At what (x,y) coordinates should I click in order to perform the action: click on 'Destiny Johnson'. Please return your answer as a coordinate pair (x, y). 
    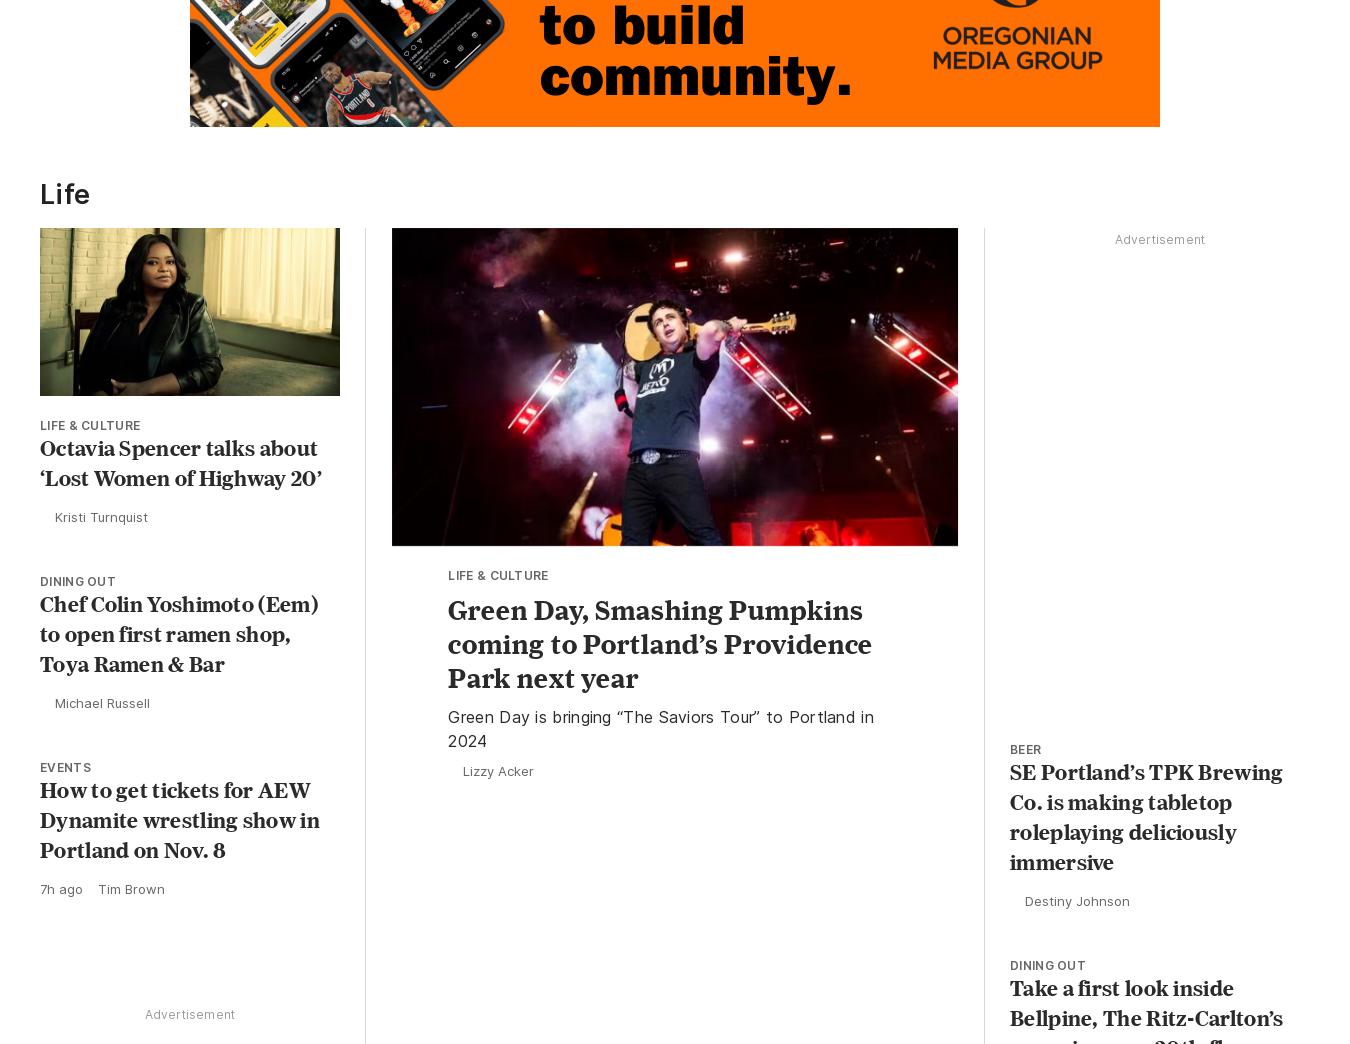
    Looking at the image, I should click on (1077, 905).